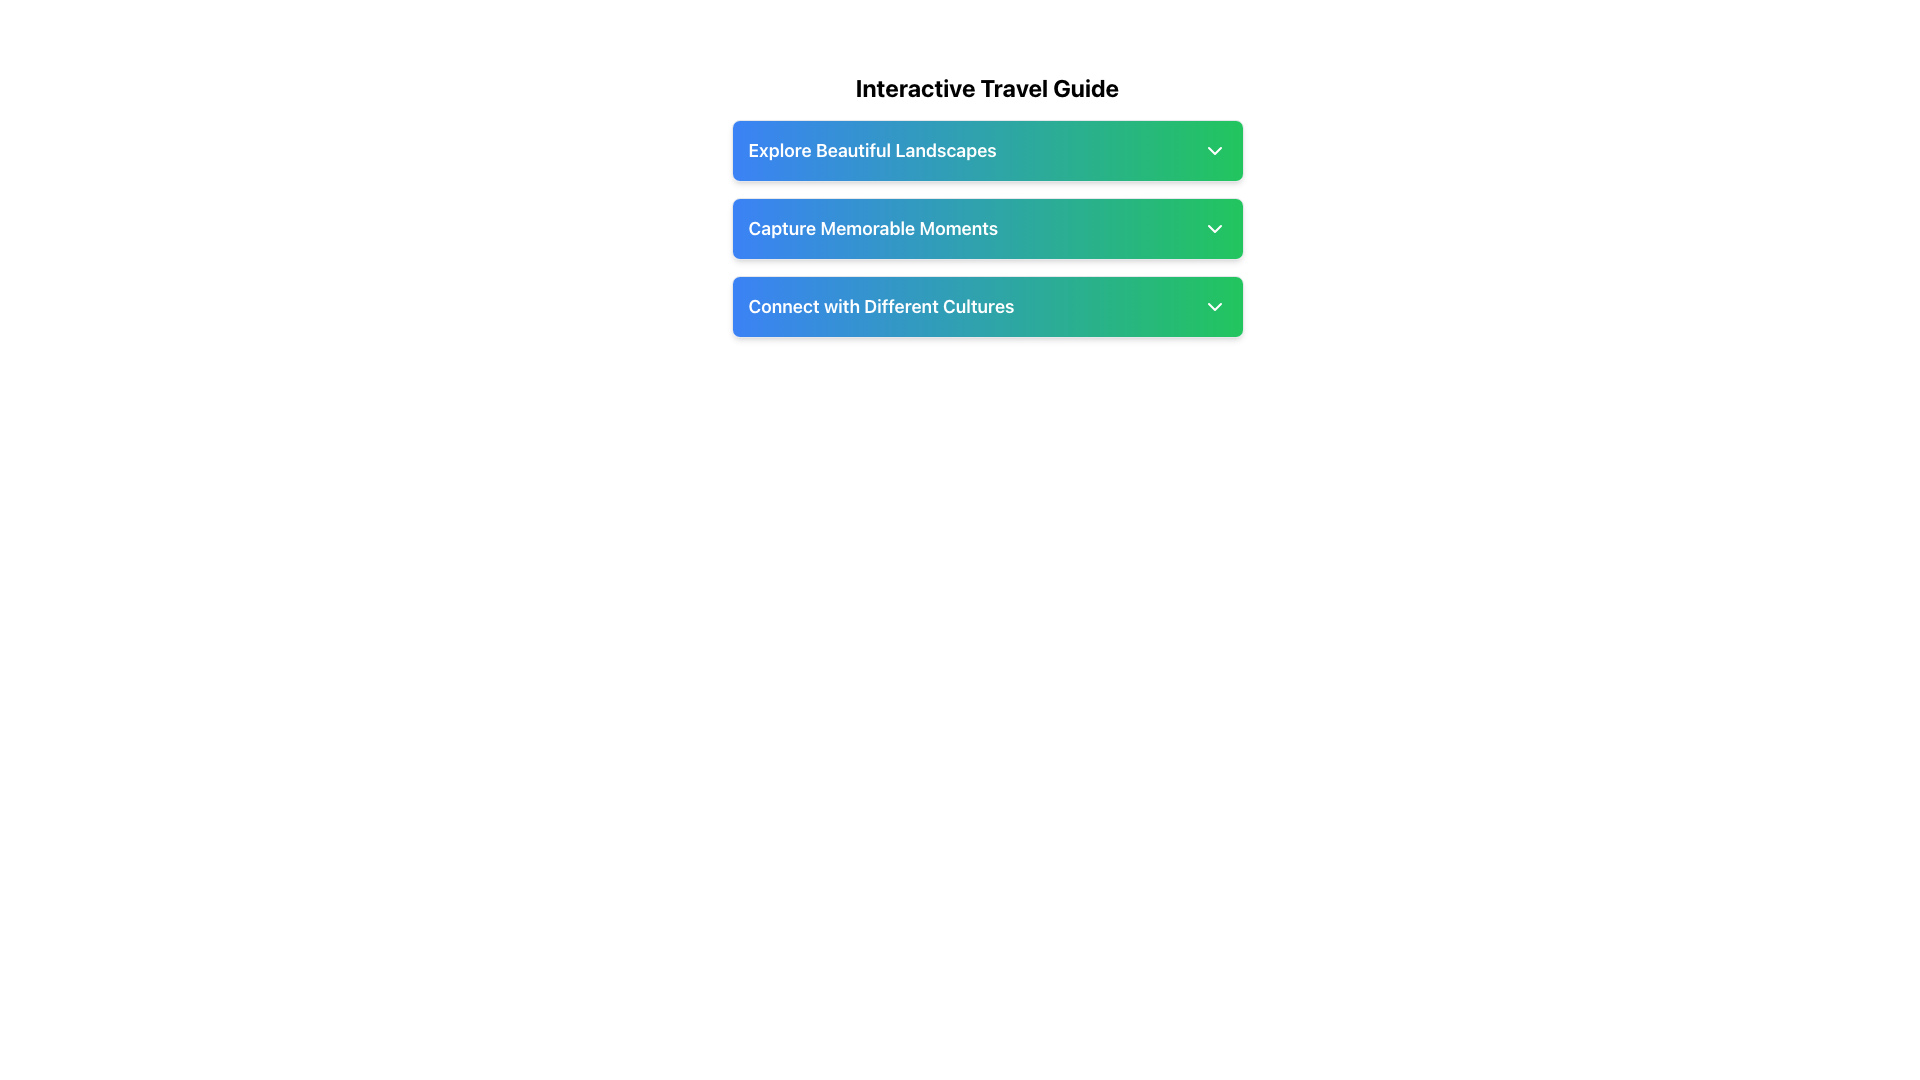 The height and width of the screenshot is (1080, 1920). What do you see at coordinates (872, 149) in the screenshot?
I see `the static text element displaying 'Explore Beautiful Landscapes', which is styled with a bold font and white color on a gradient background` at bounding box center [872, 149].